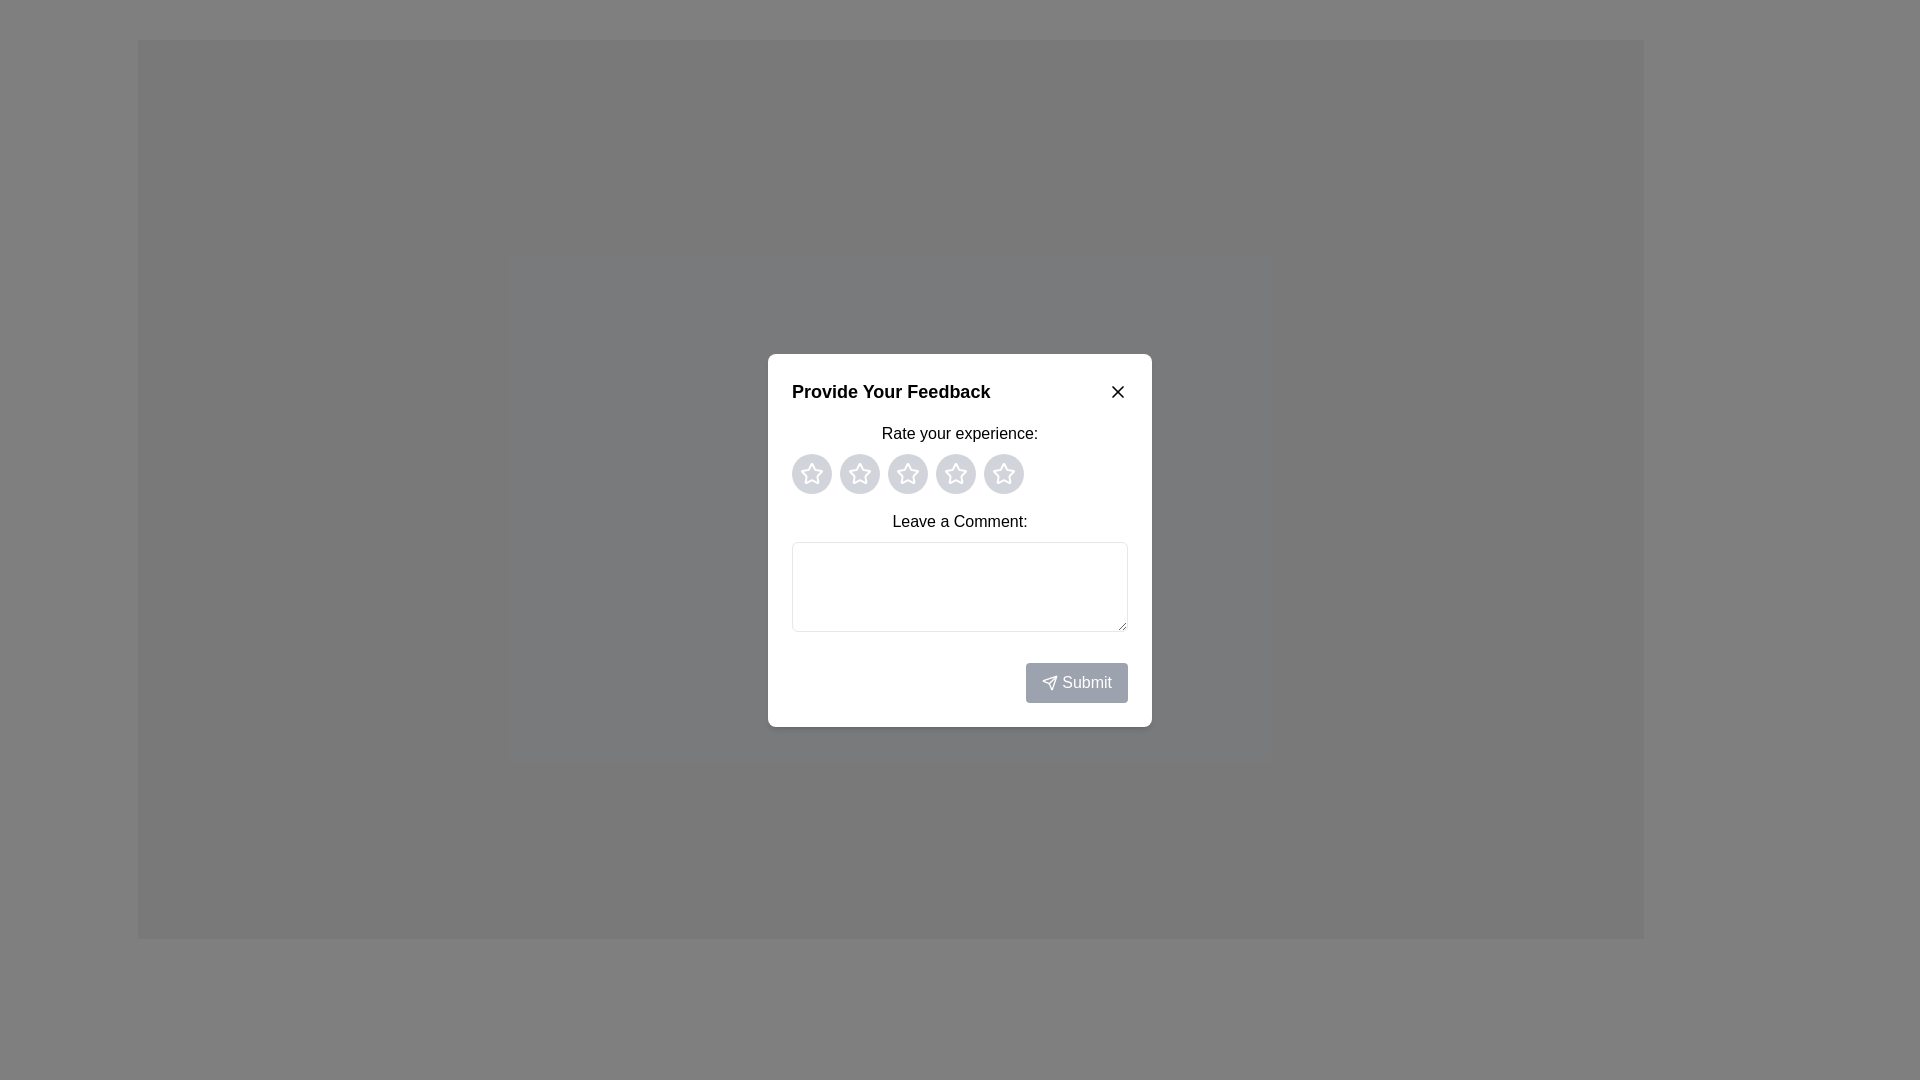 This screenshot has height=1080, width=1920. What do you see at coordinates (1117, 391) in the screenshot?
I see `the close button icon in the top-right corner of the feedback dialog` at bounding box center [1117, 391].